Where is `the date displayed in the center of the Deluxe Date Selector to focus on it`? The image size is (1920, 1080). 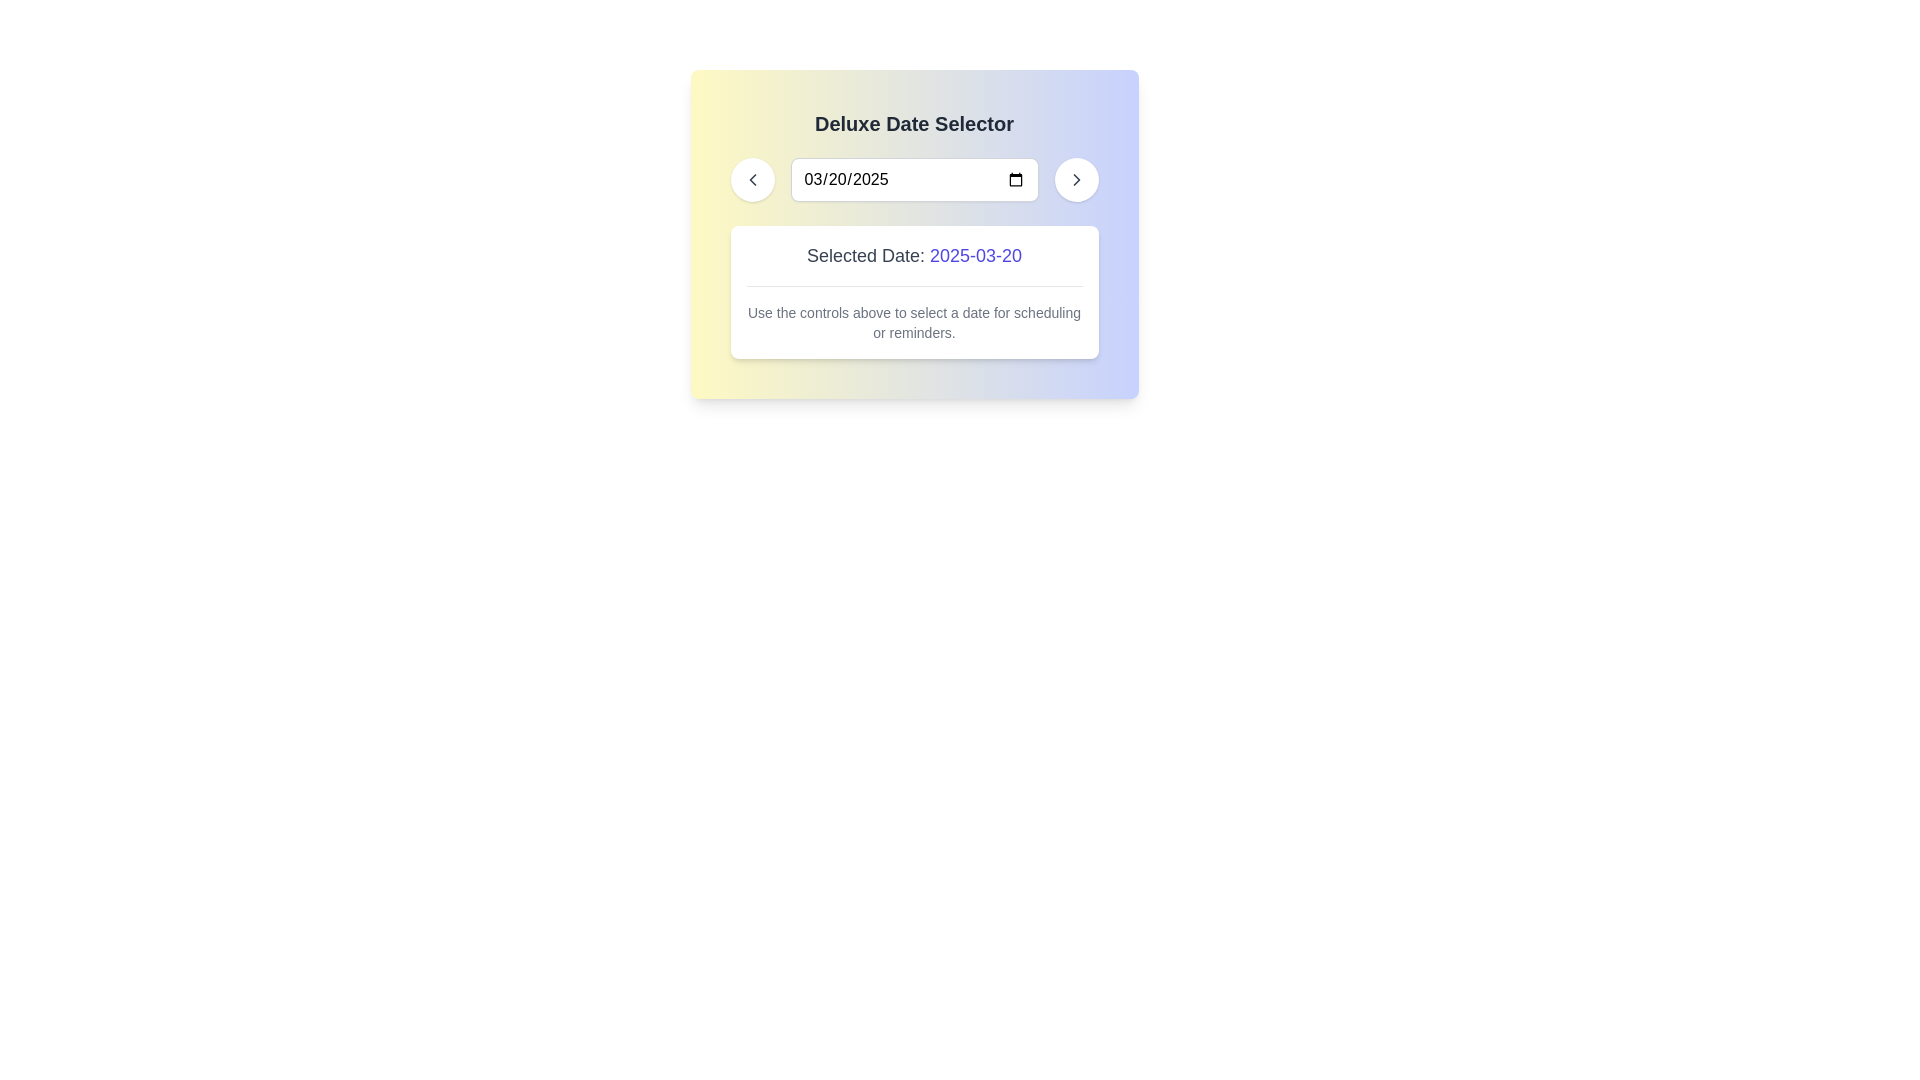
the date displayed in the center of the Deluxe Date Selector to focus on it is located at coordinates (913, 180).